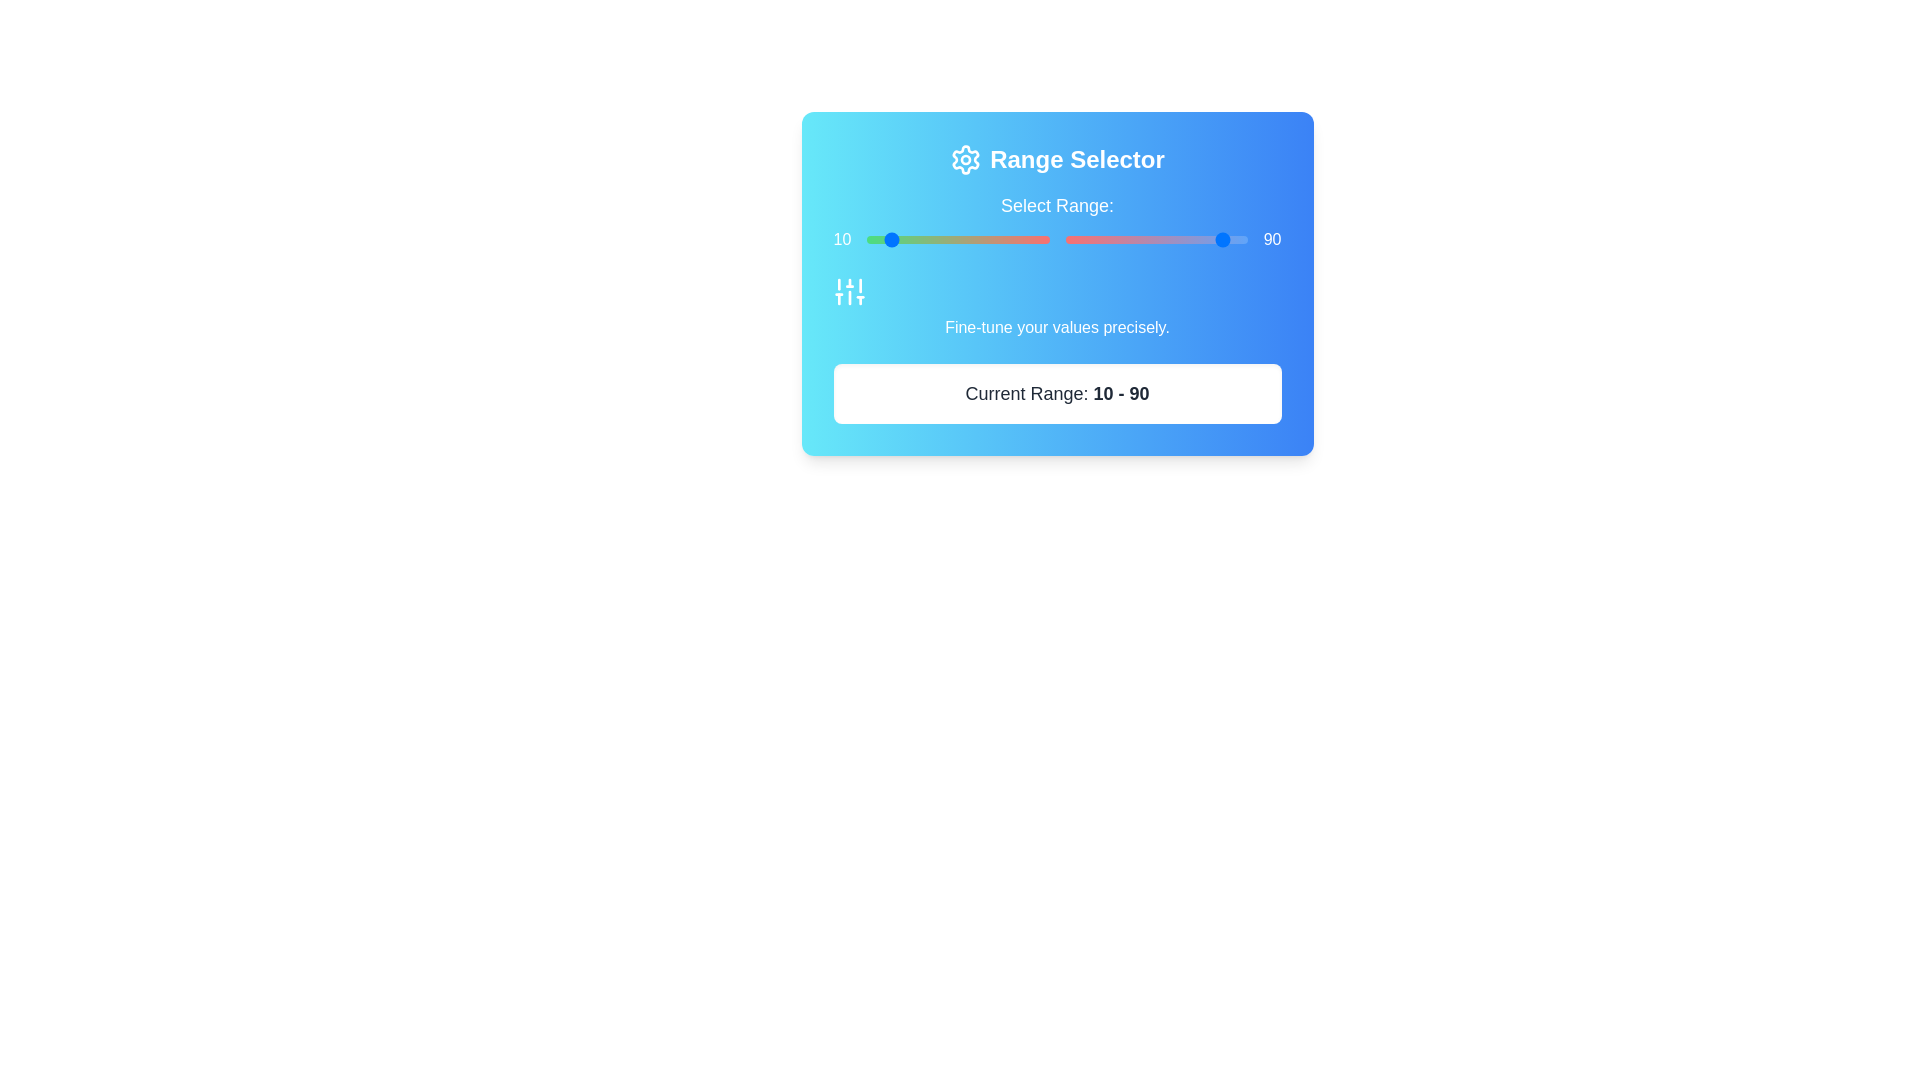 This screenshot has height=1080, width=1920. Describe the element at coordinates (1176, 238) in the screenshot. I see `the right range slider to set its value to 61` at that location.